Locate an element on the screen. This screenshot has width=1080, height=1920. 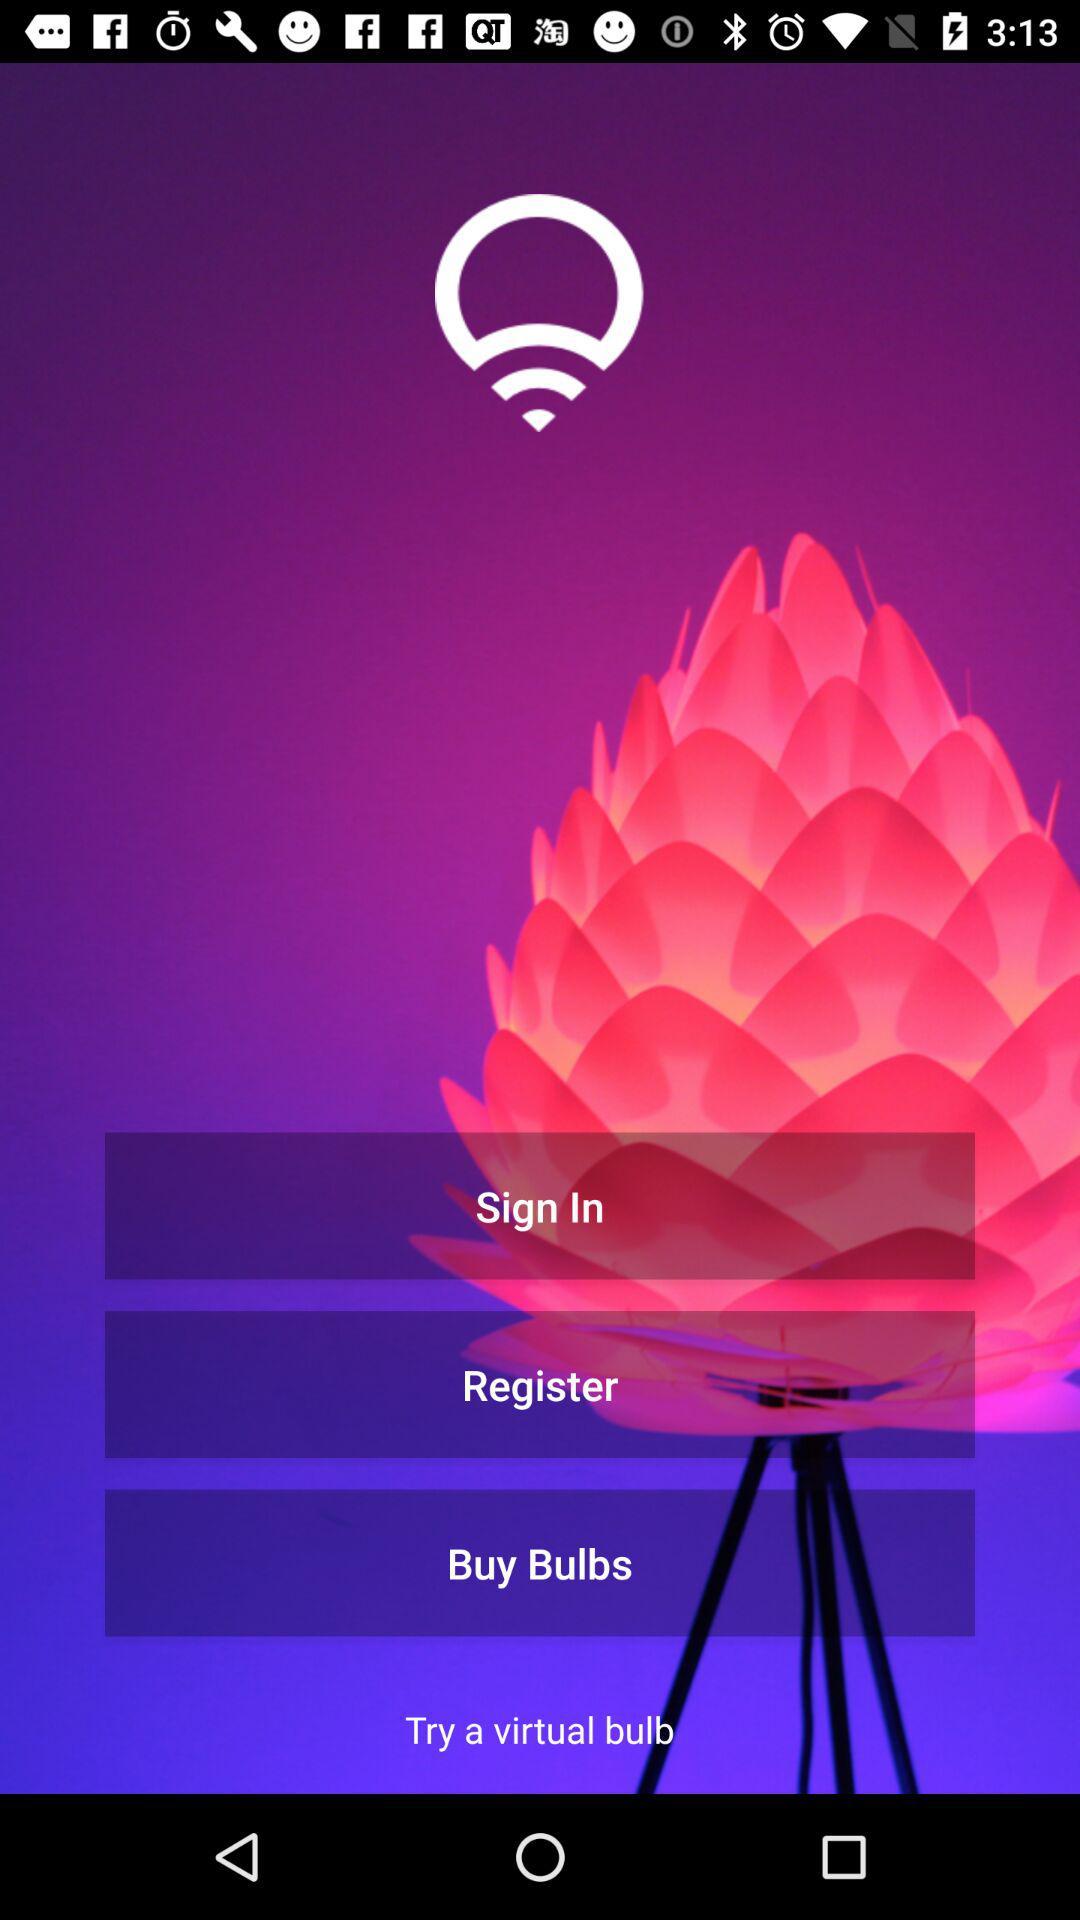
the buy bulbs icon is located at coordinates (540, 1562).